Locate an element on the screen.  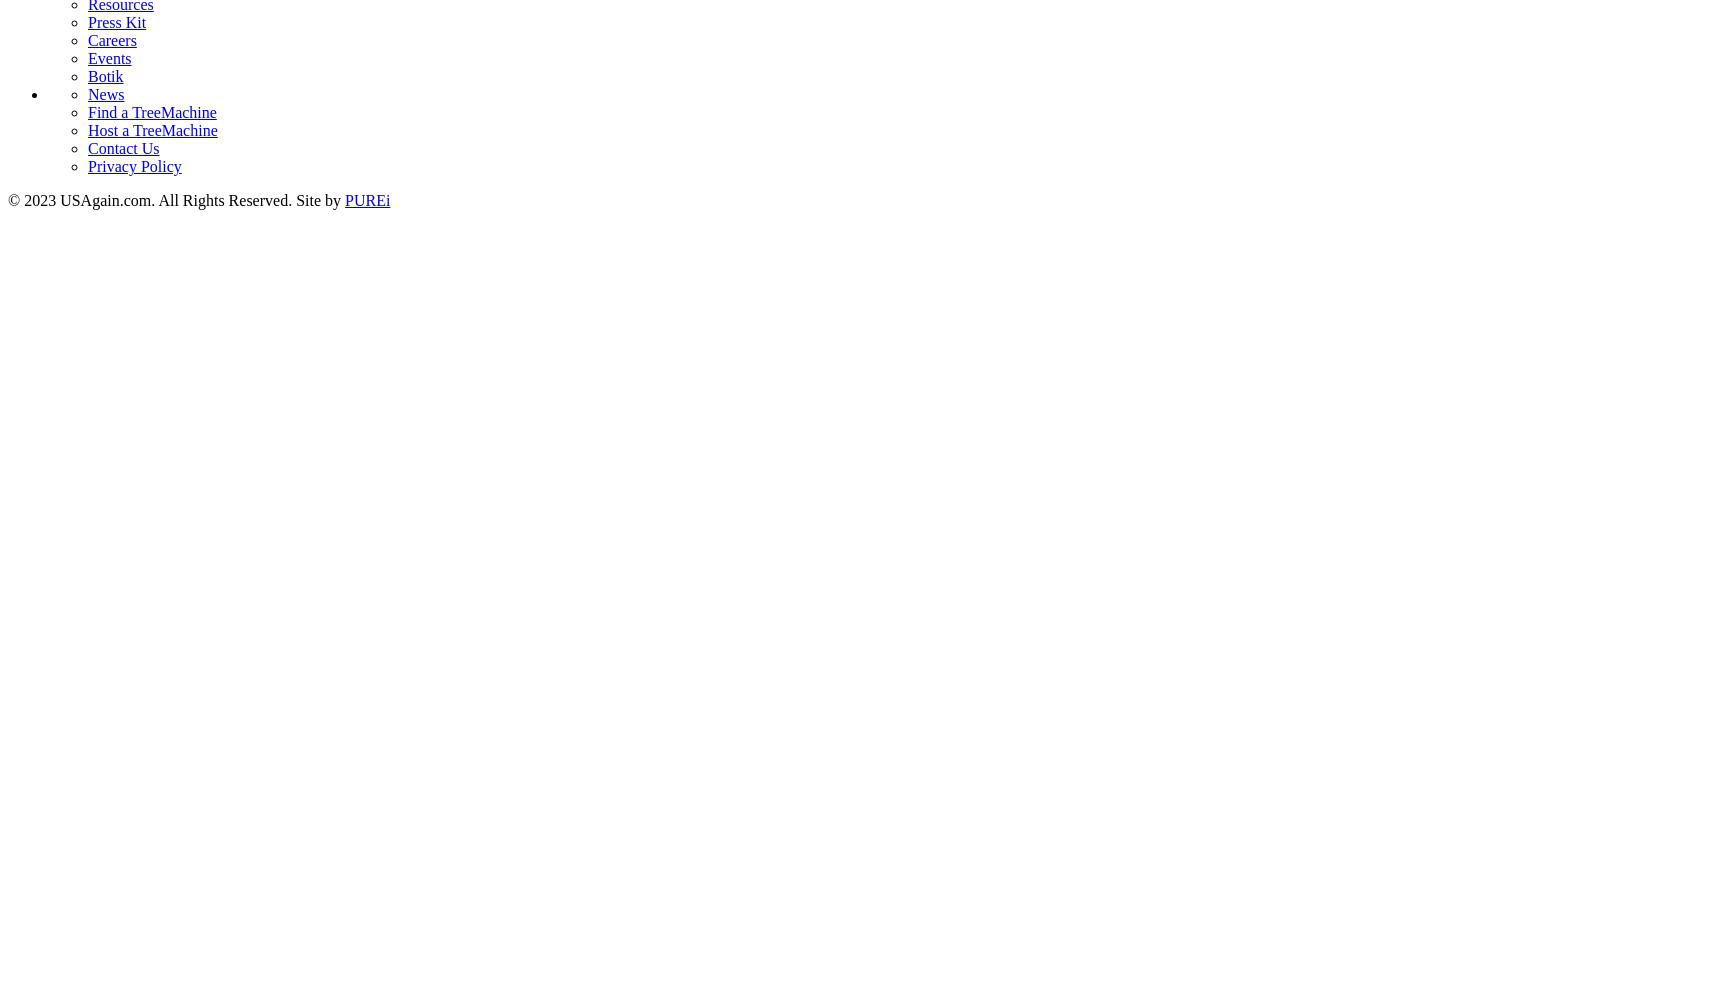
'Botik' is located at coordinates (104, 74).